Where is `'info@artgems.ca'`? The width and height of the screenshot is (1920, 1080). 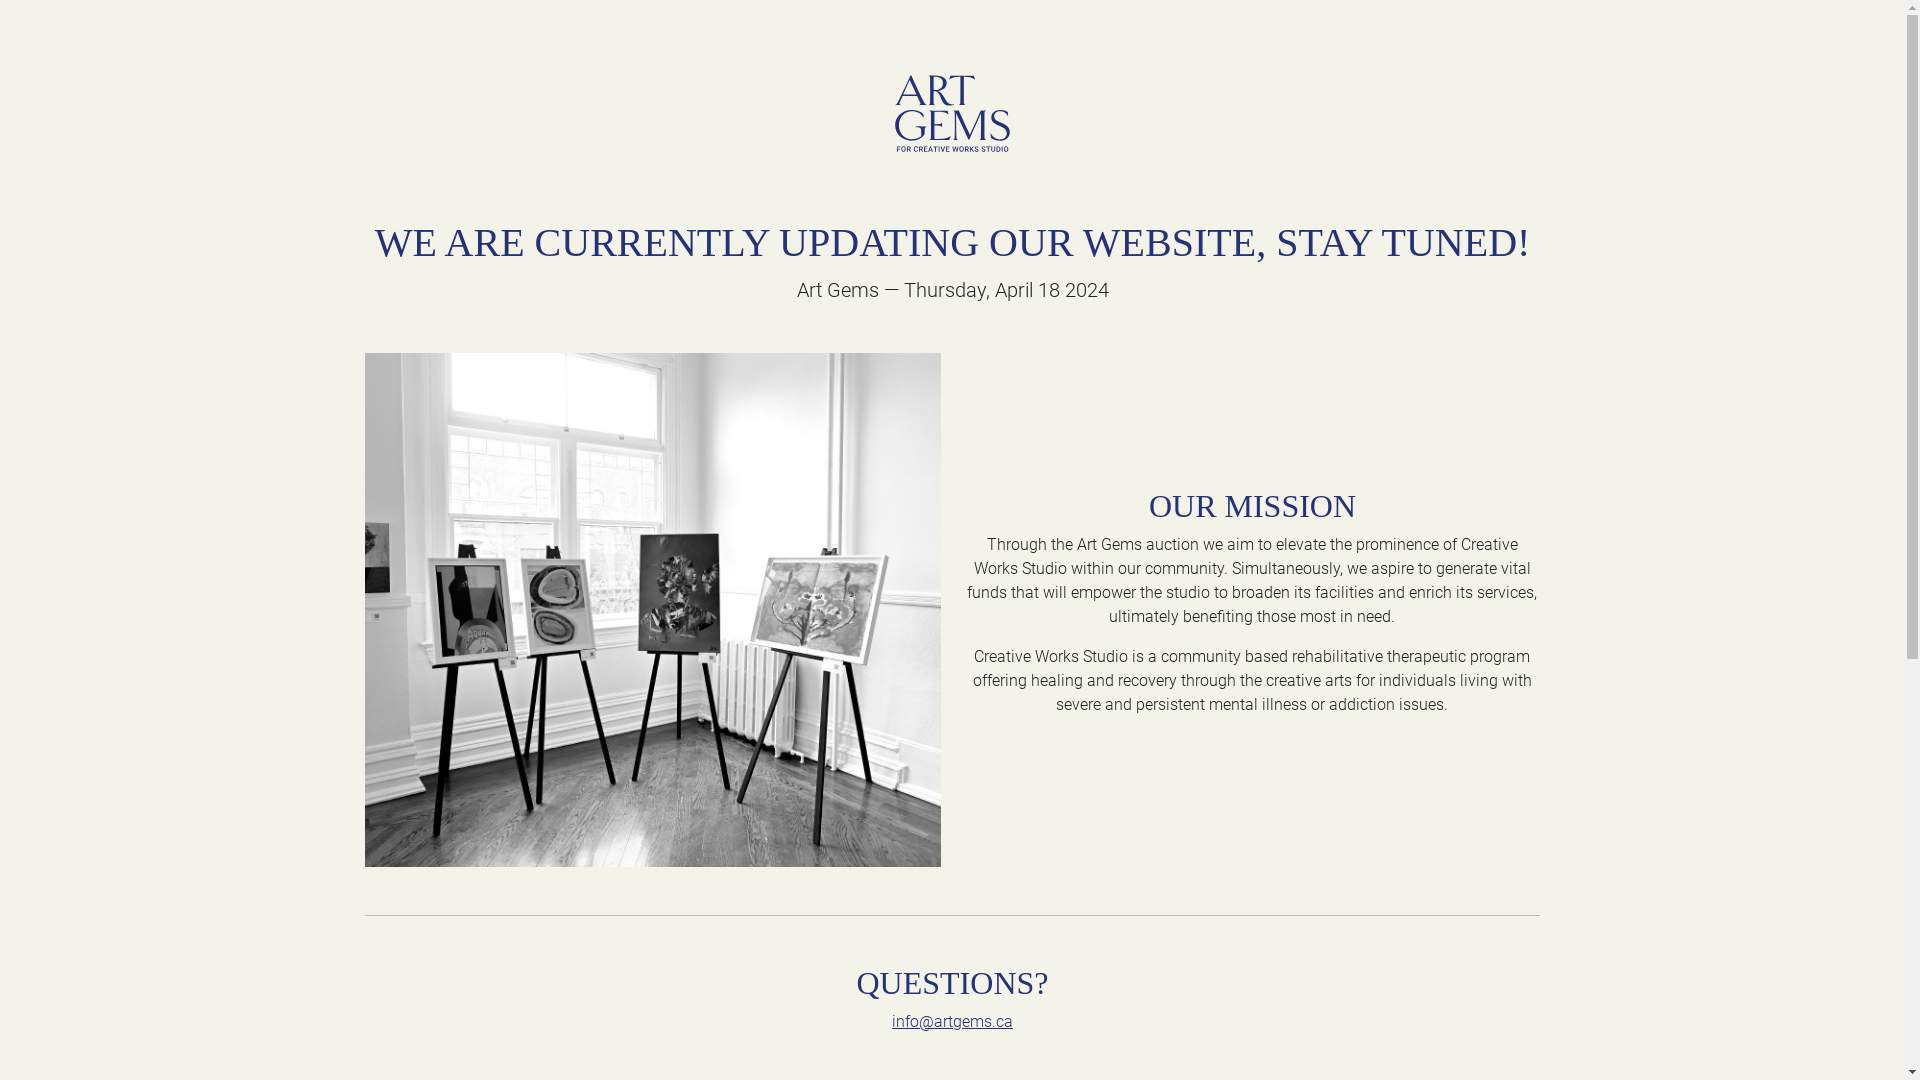 'info@artgems.ca' is located at coordinates (951, 1021).